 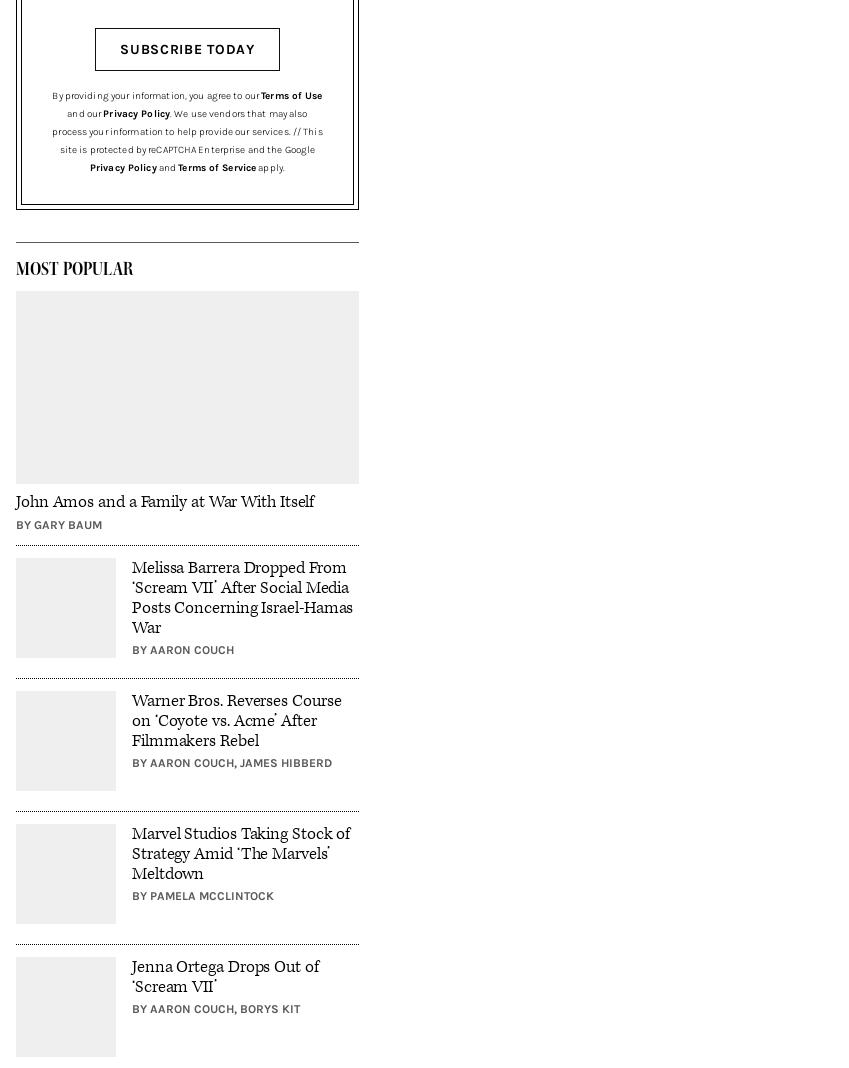 I want to click on 'Marvel Studios Taking Stock of Strategy Amid ‘The Marvels’ Meltdown', so click(x=241, y=852).